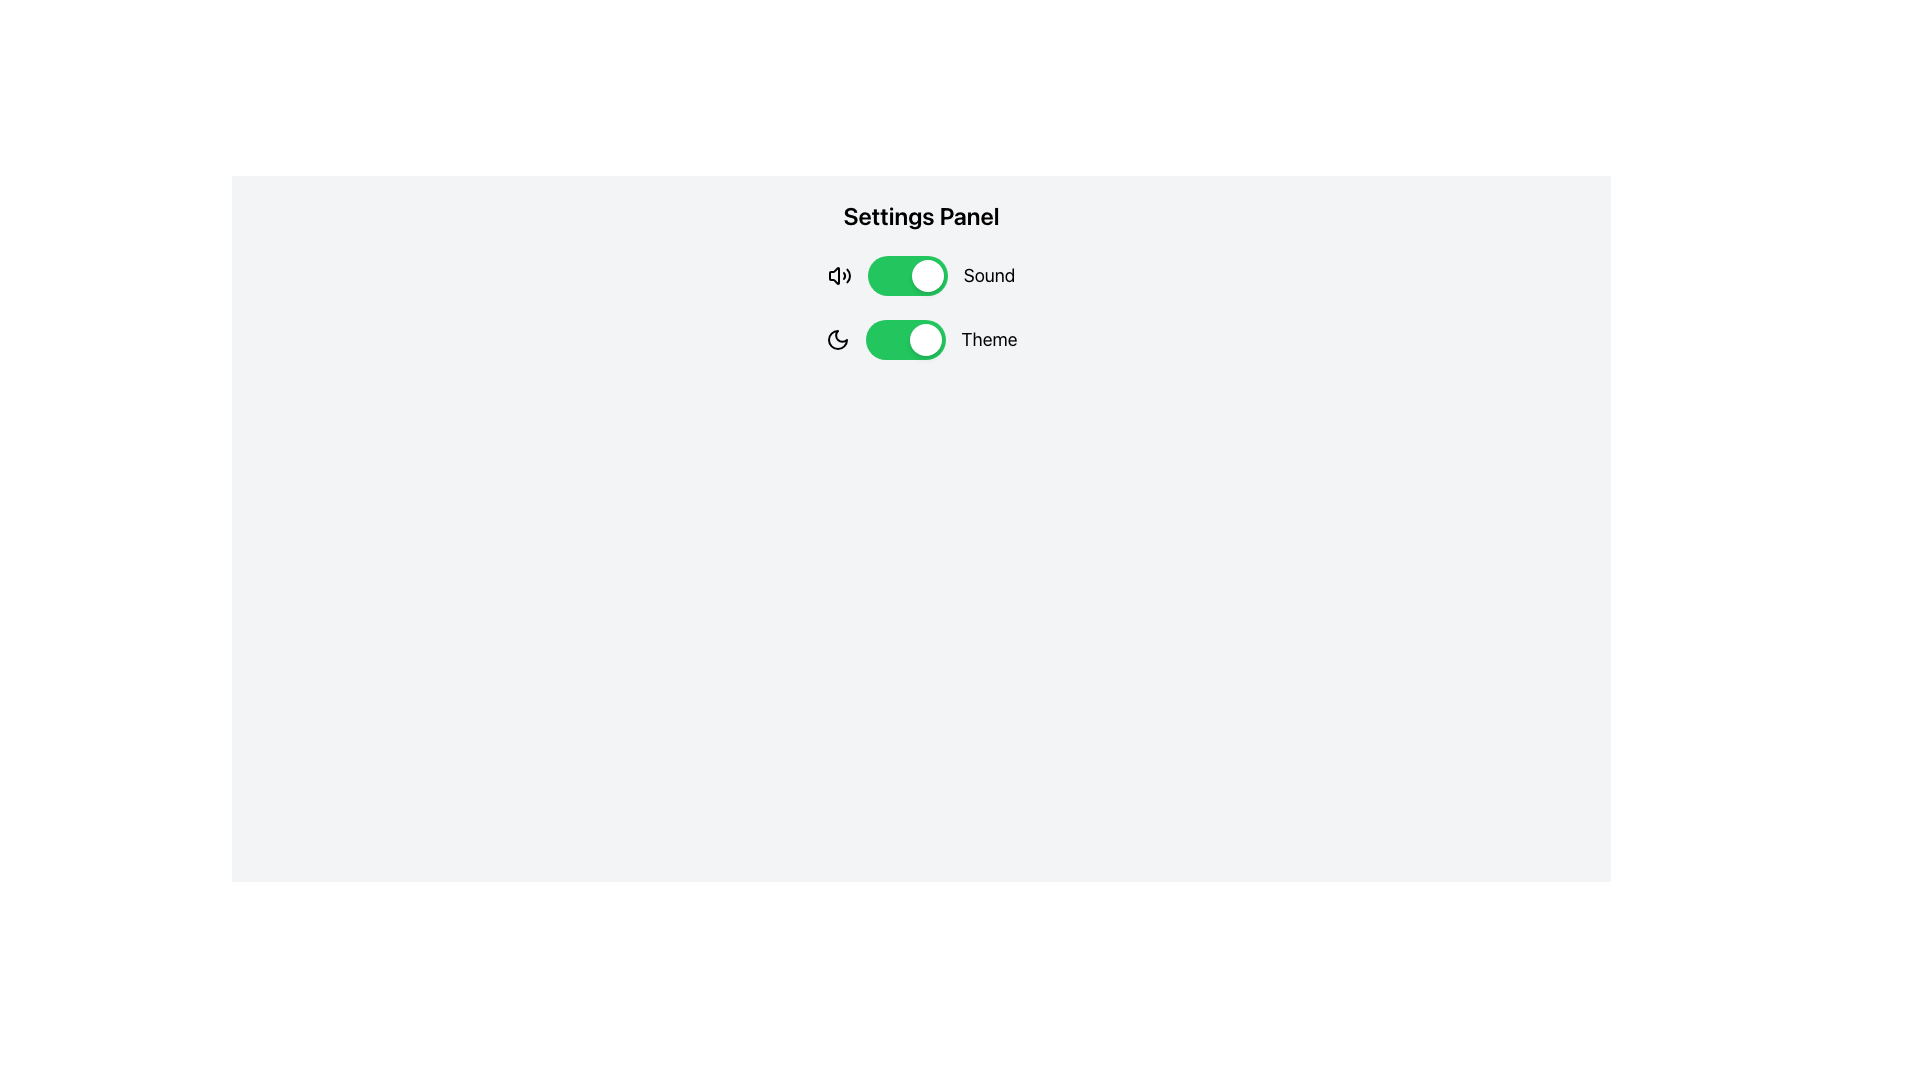  Describe the element at coordinates (906, 276) in the screenshot. I see `the green toggle switch, which is currently in the active state` at that location.